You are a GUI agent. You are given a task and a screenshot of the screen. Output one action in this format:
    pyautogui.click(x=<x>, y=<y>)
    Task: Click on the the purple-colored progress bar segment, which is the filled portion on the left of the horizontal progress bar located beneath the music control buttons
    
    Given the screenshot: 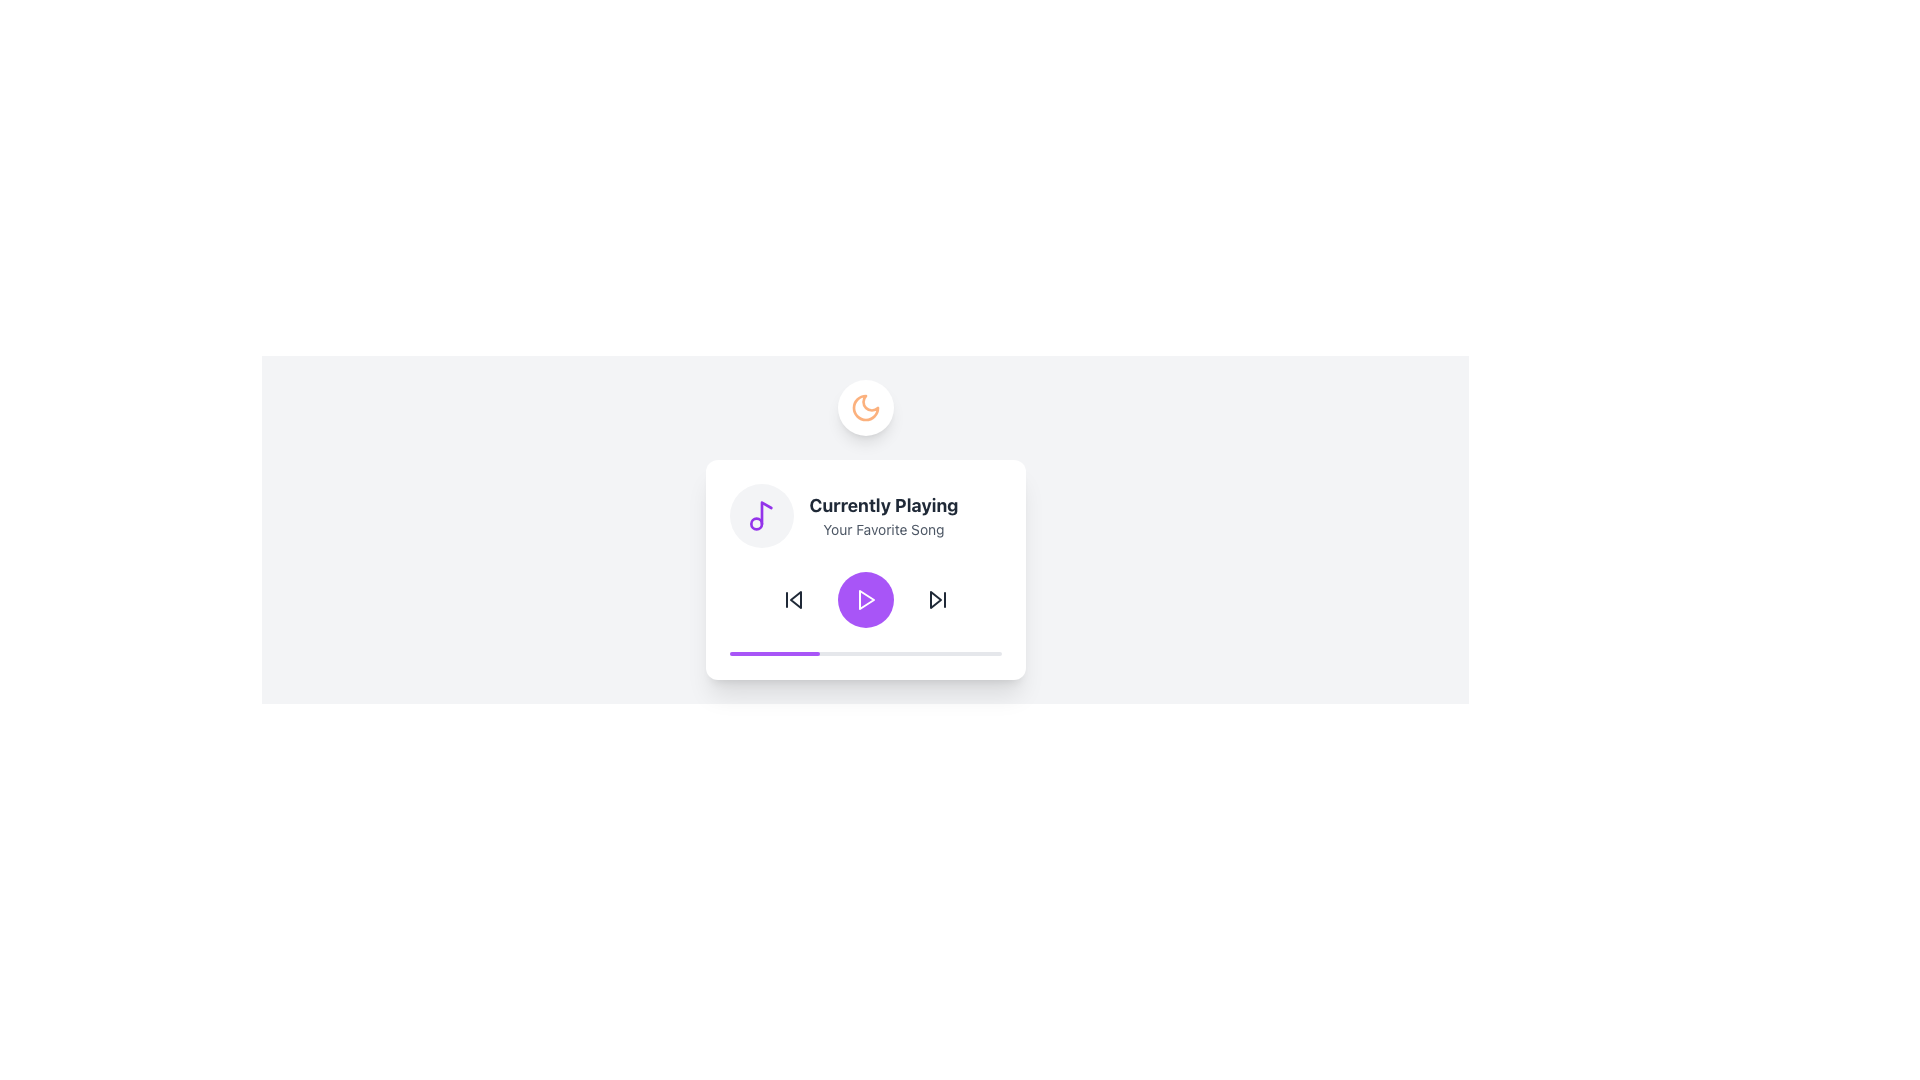 What is the action you would take?
    pyautogui.click(x=773, y=654)
    